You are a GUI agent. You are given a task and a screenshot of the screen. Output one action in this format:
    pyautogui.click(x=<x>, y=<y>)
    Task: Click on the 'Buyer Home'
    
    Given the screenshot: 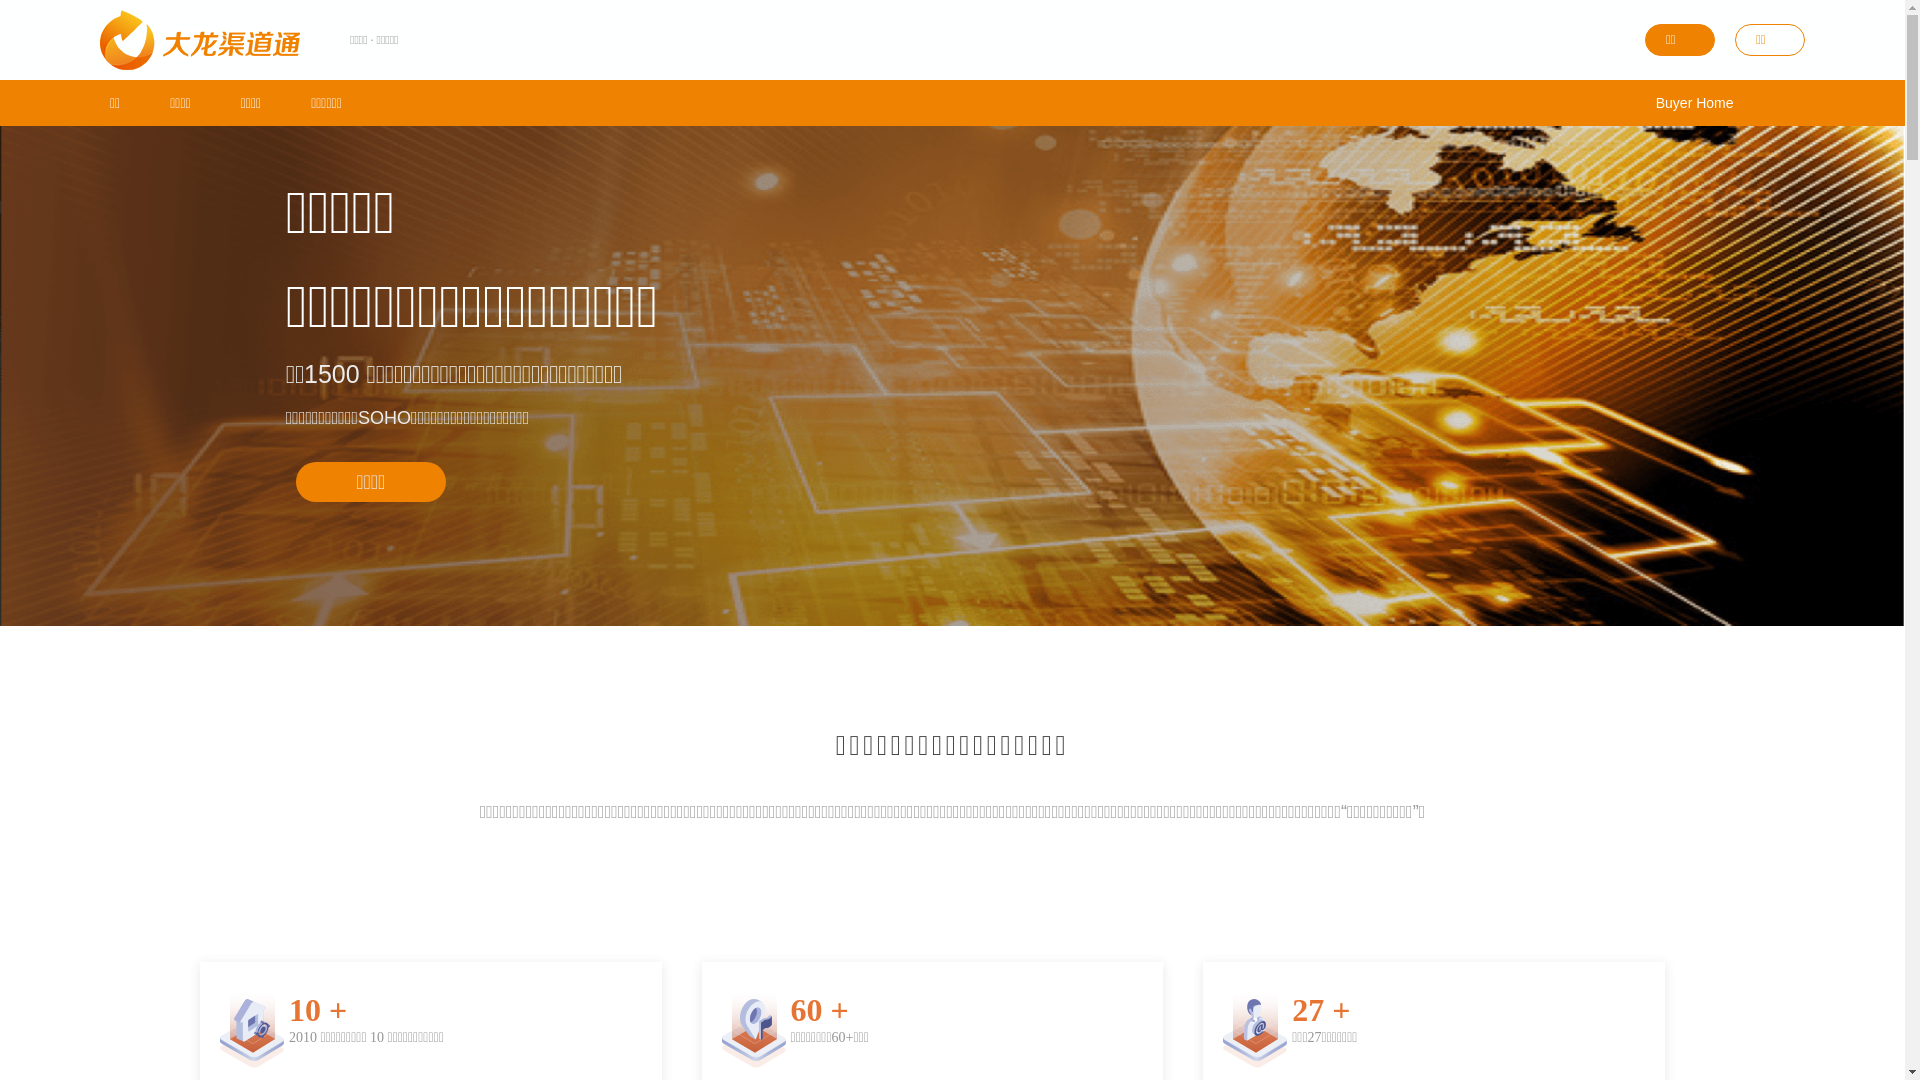 What is the action you would take?
    pyautogui.click(x=1693, y=103)
    